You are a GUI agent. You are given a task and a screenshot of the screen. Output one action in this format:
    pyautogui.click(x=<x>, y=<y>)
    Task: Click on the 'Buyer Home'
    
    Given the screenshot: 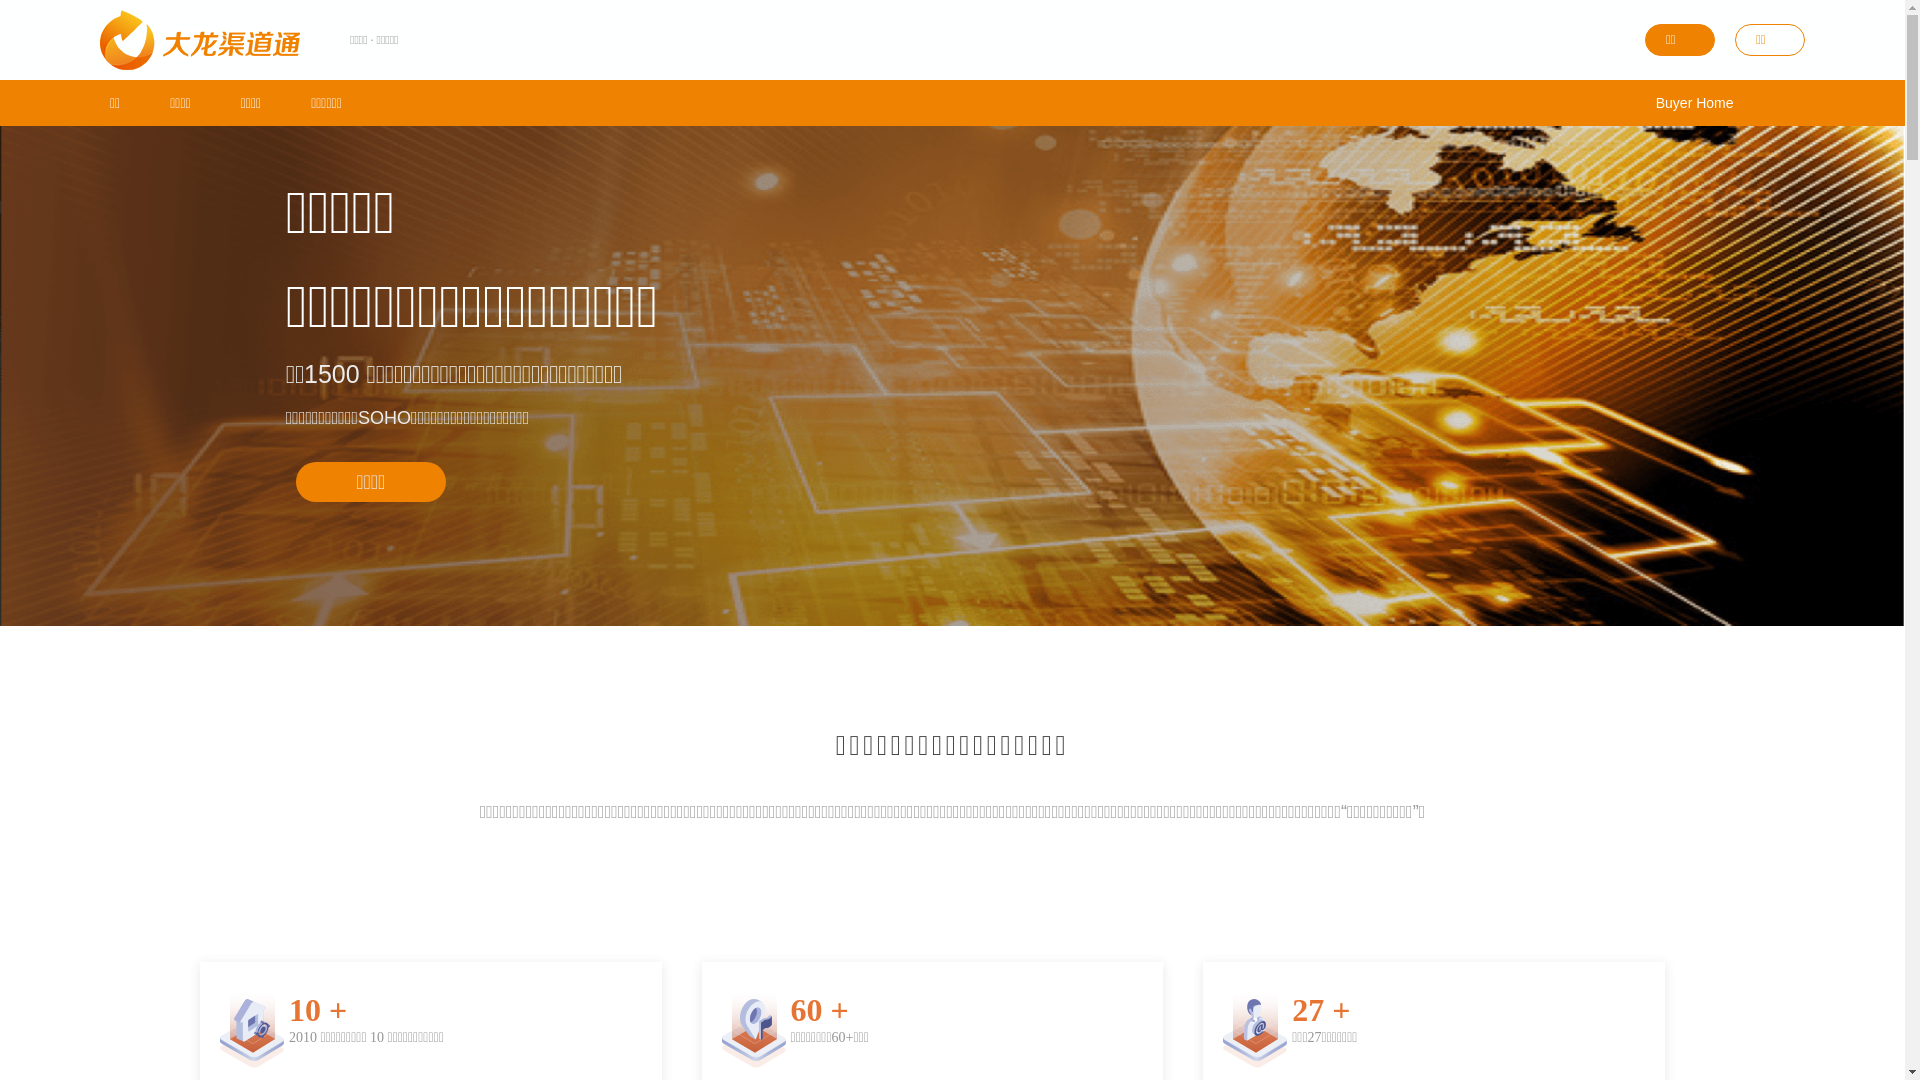 What is the action you would take?
    pyautogui.click(x=1693, y=103)
    